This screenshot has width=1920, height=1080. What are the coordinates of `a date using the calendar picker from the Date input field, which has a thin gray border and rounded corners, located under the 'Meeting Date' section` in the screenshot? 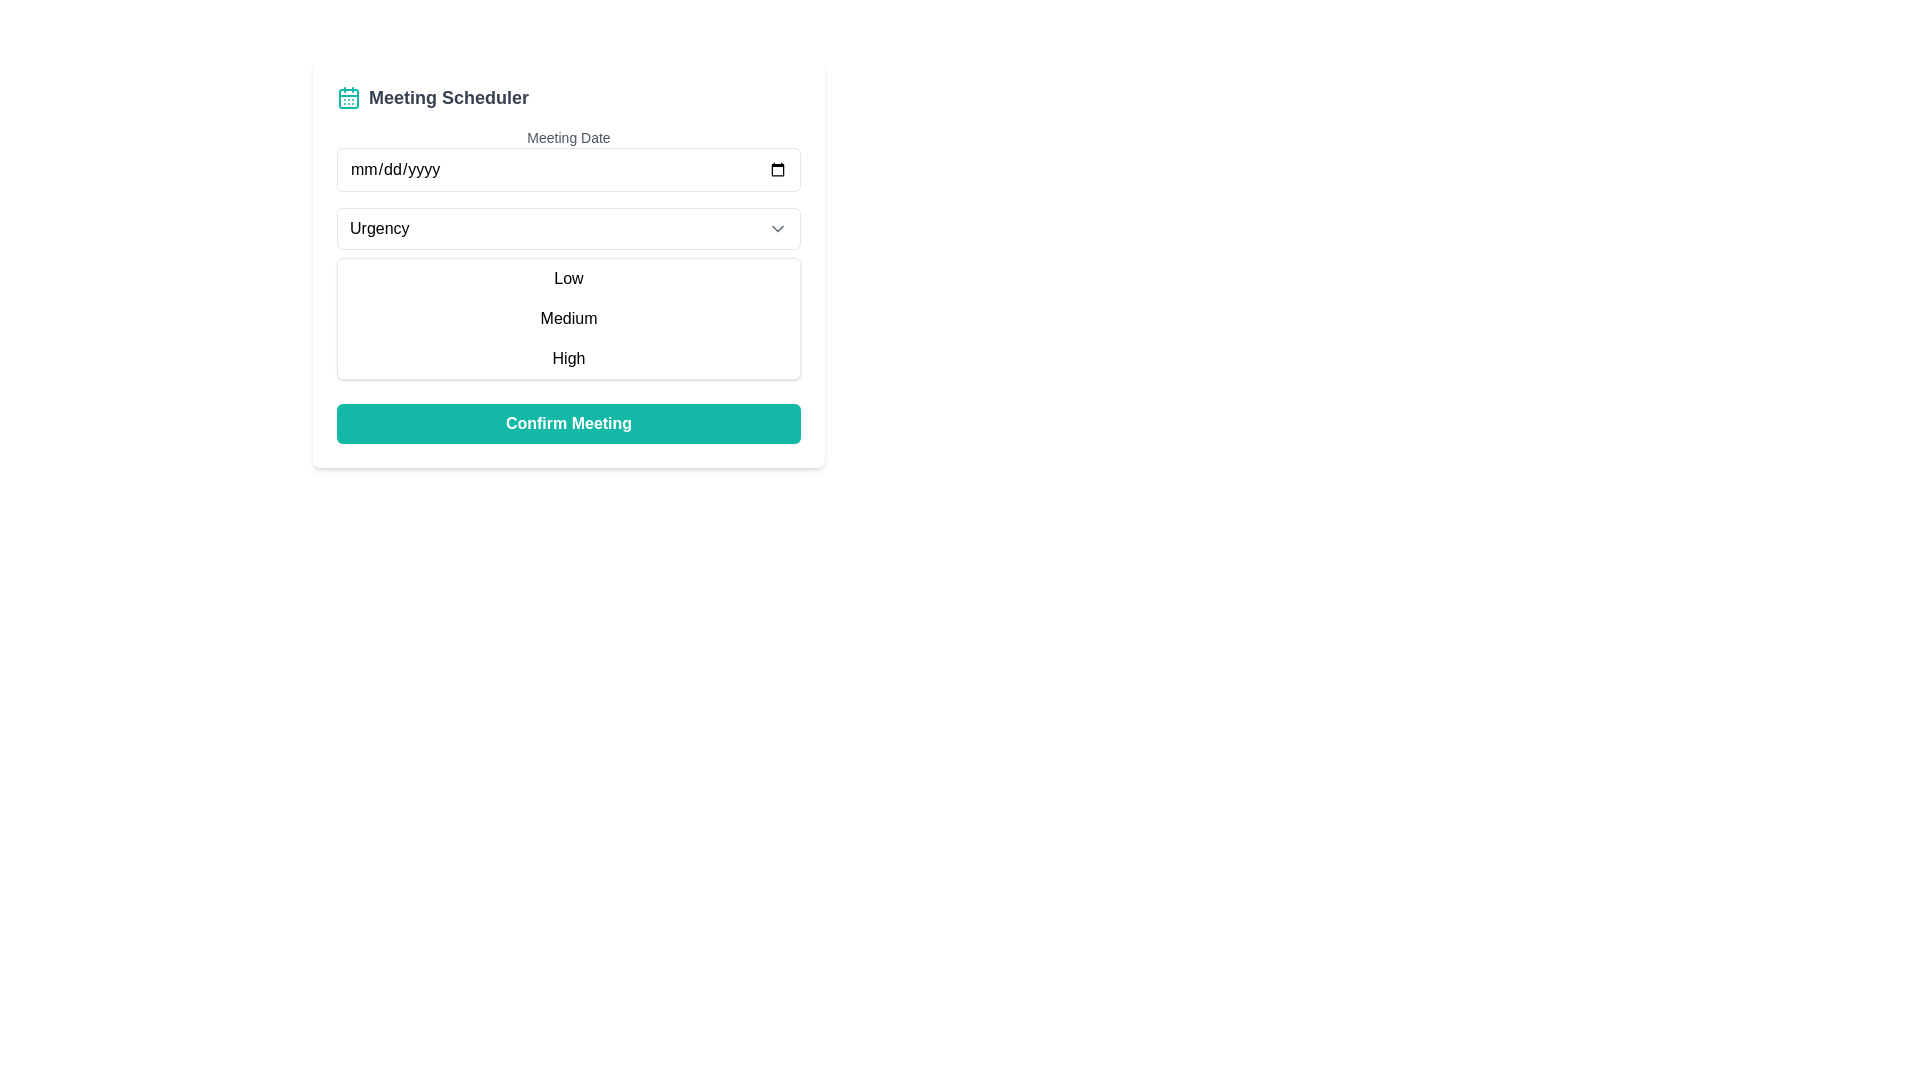 It's located at (568, 168).